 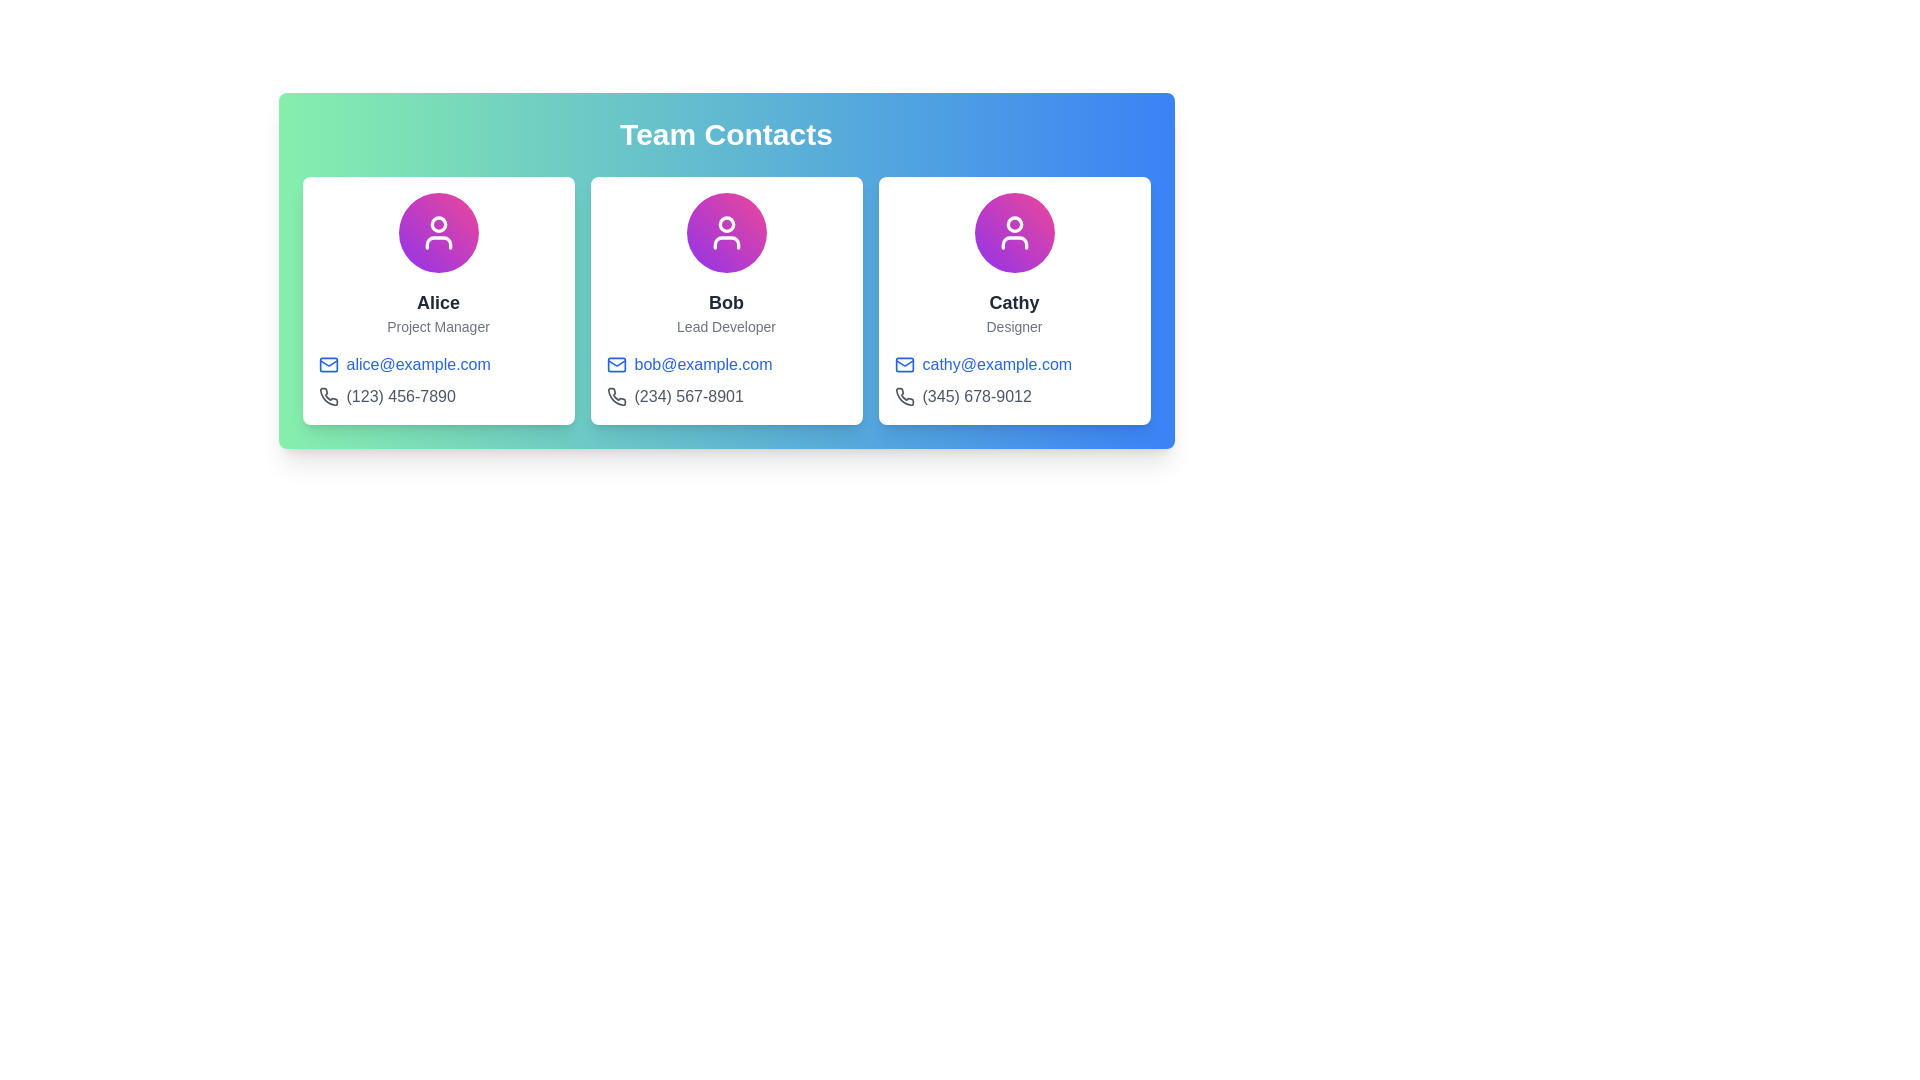 What do you see at coordinates (1014, 365) in the screenshot?
I see `the clickable text link 'cathy@example.com'` at bounding box center [1014, 365].